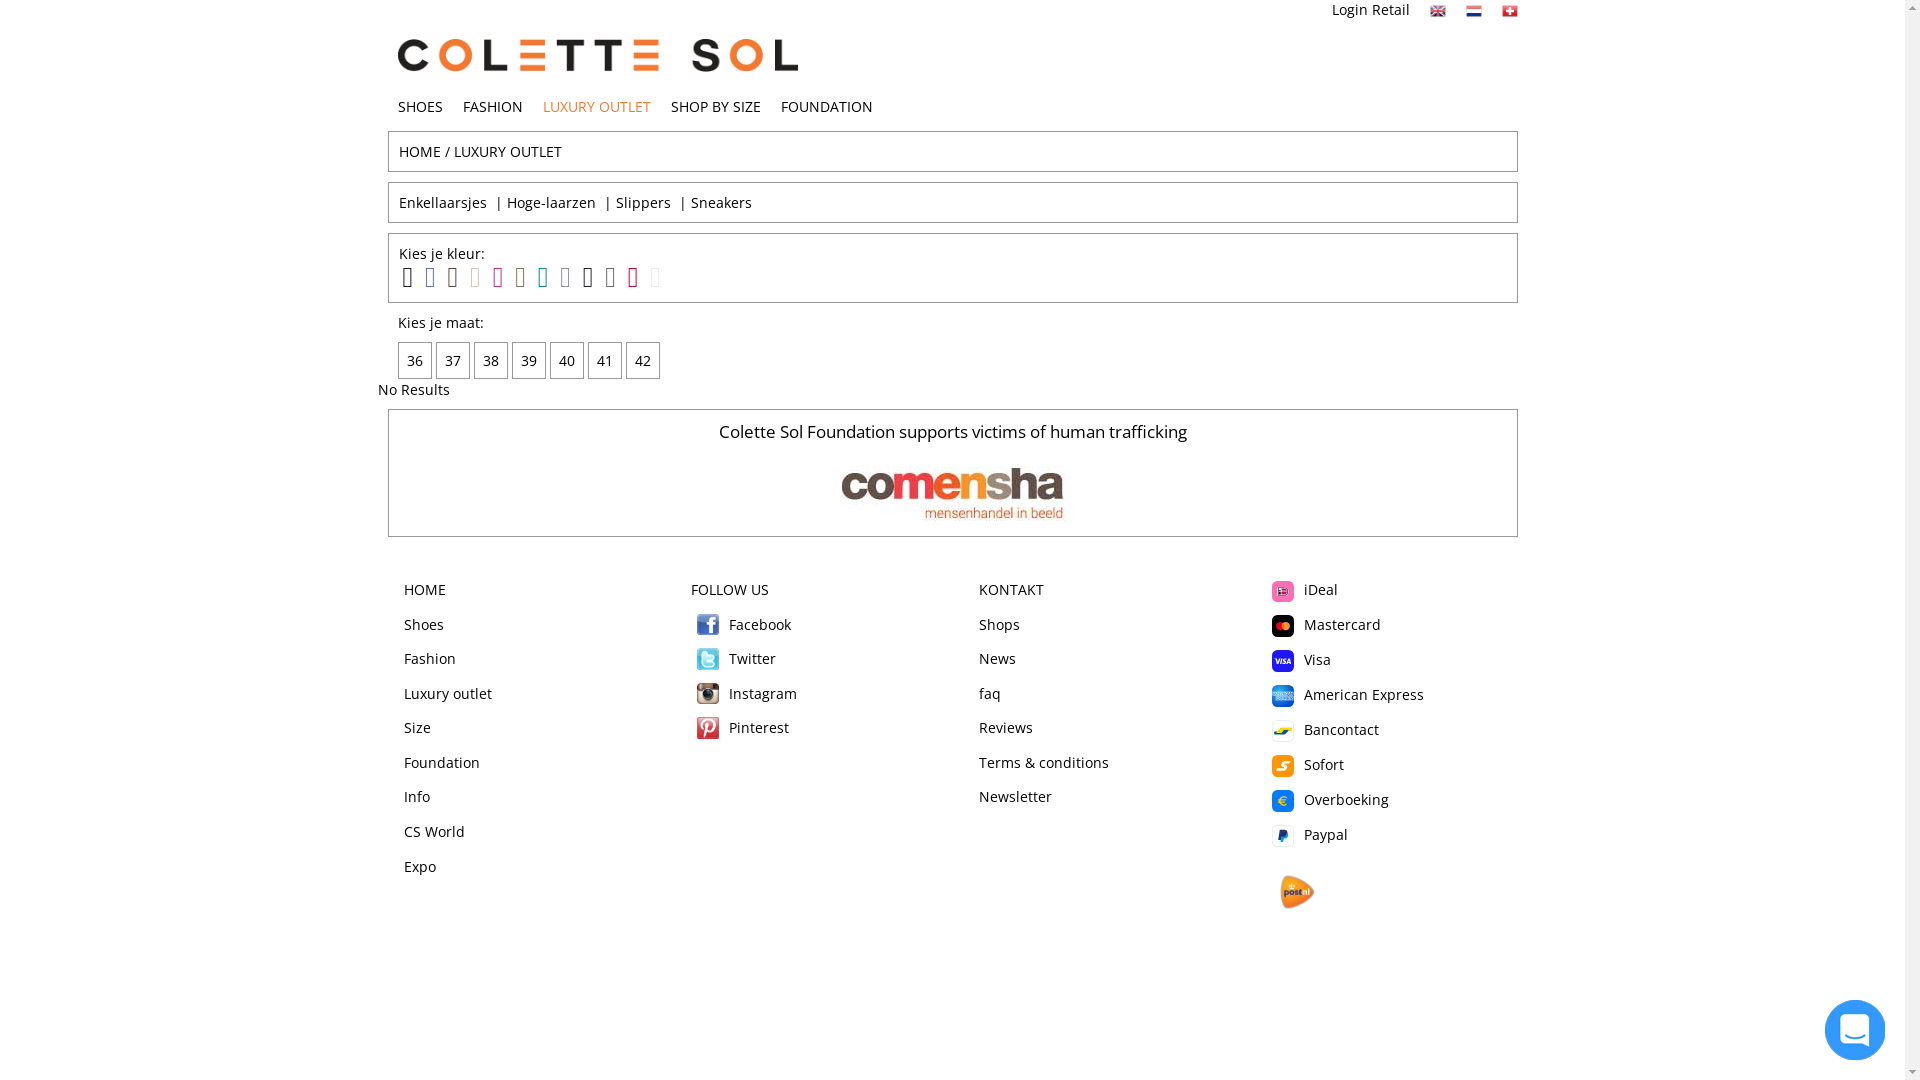 The width and height of the screenshot is (1920, 1080). I want to click on '41 ', so click(605, 360).